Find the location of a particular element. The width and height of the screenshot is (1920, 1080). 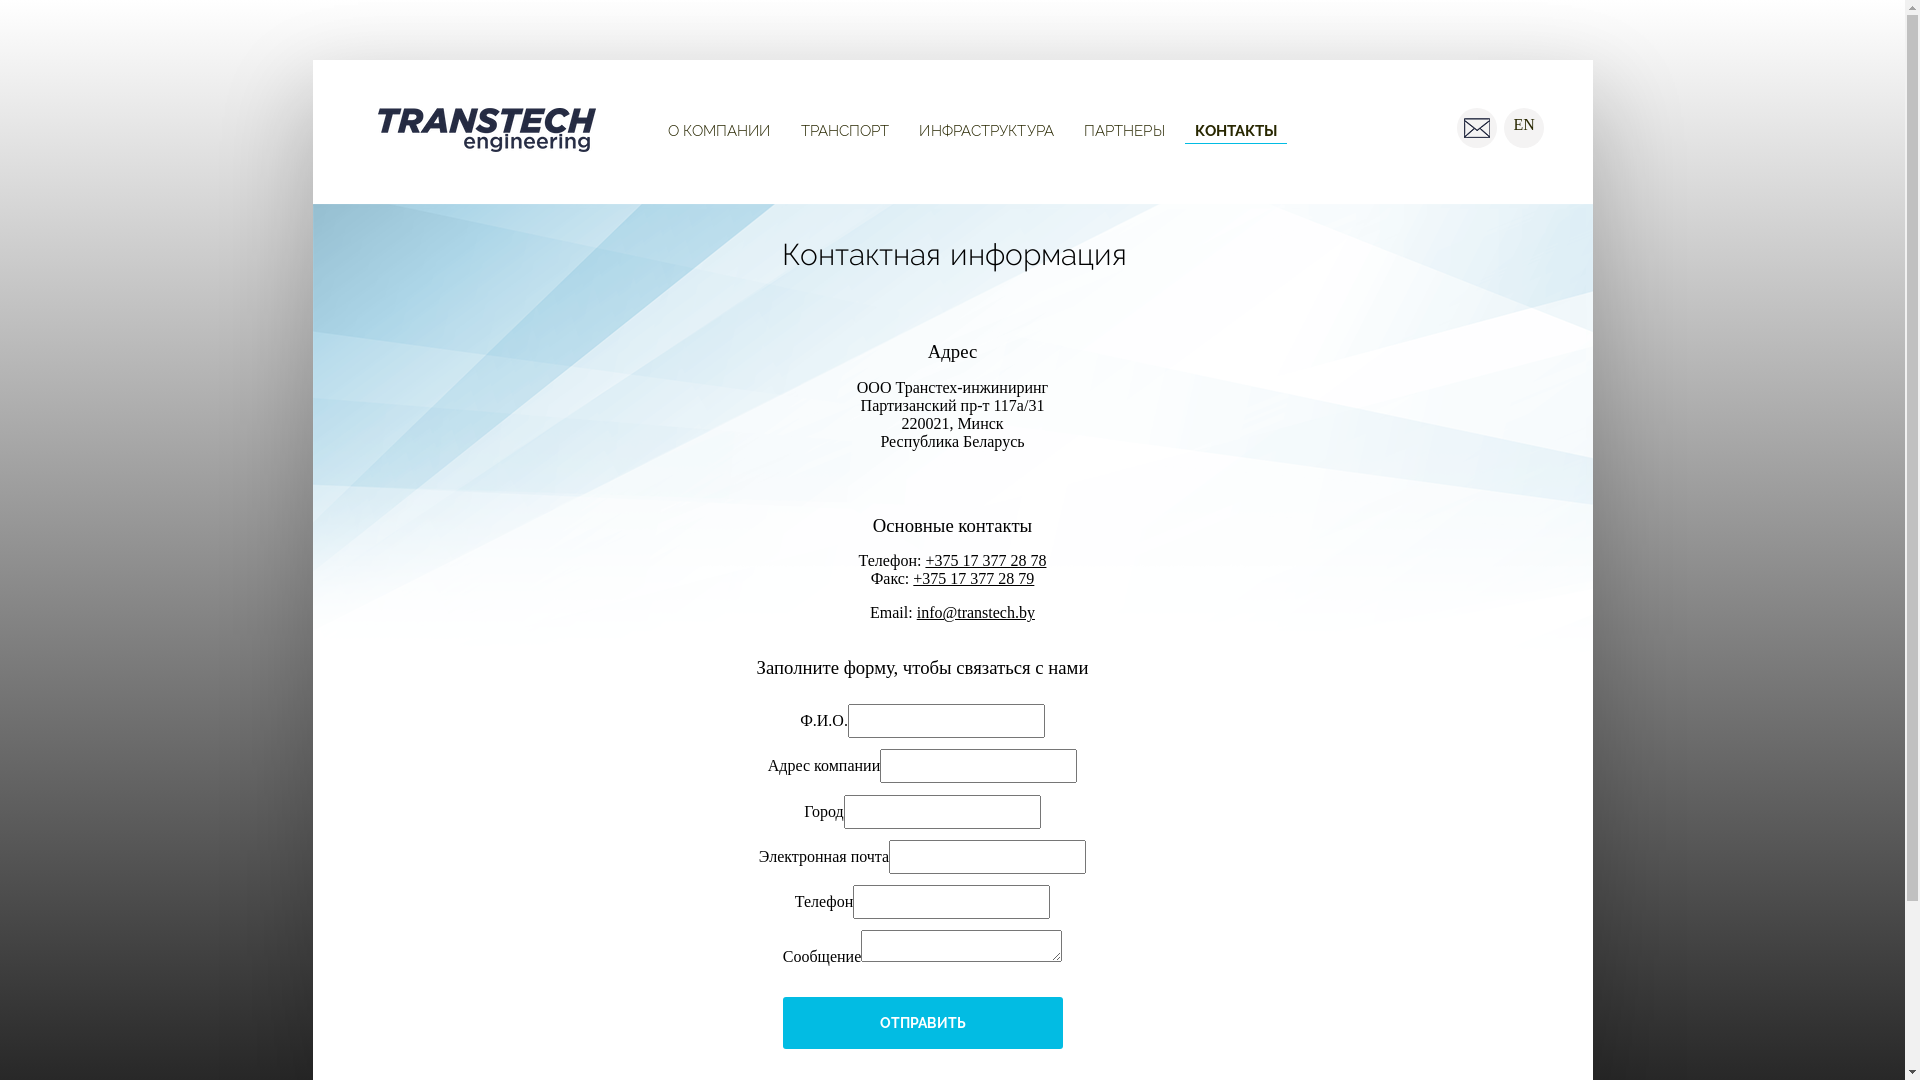

'+375 17 377 28 79' is located at coordinates (973, 578).